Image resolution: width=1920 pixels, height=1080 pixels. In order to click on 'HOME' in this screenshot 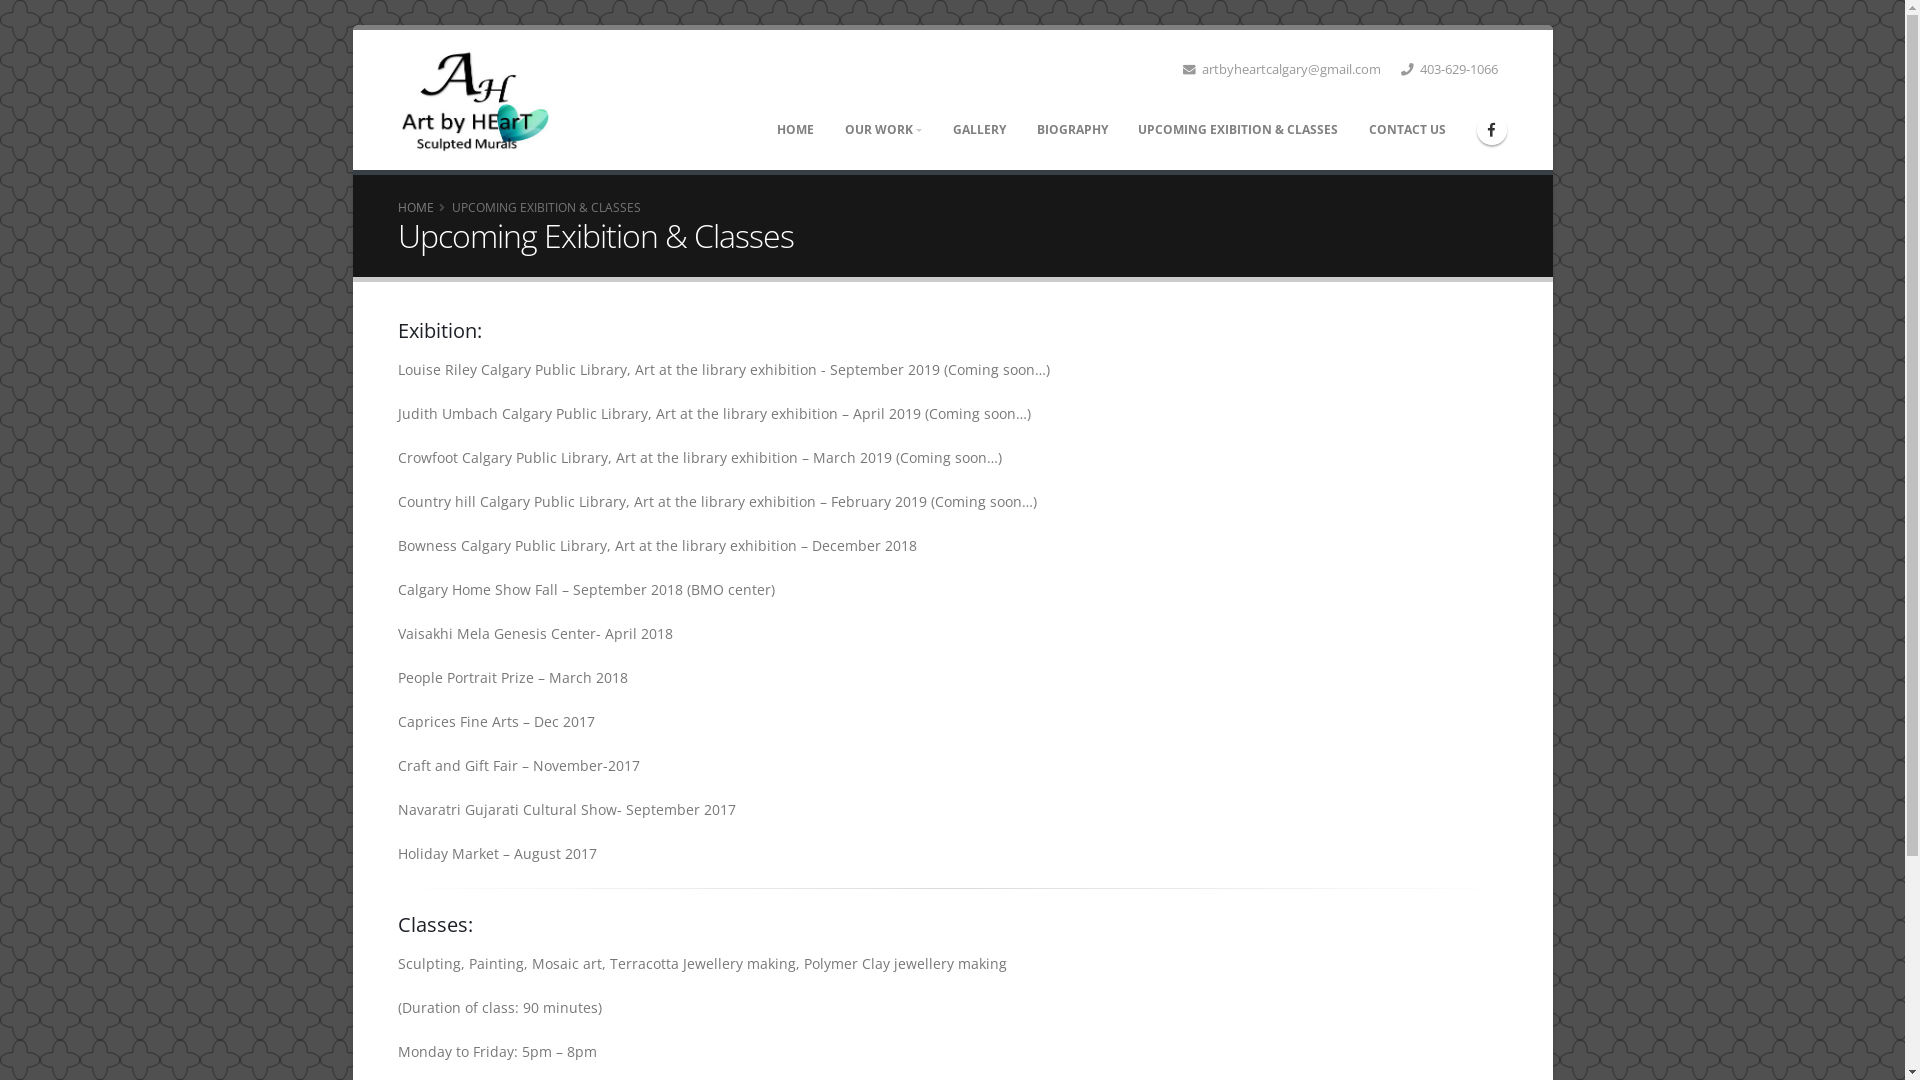, I will do `click(415, 207)`.